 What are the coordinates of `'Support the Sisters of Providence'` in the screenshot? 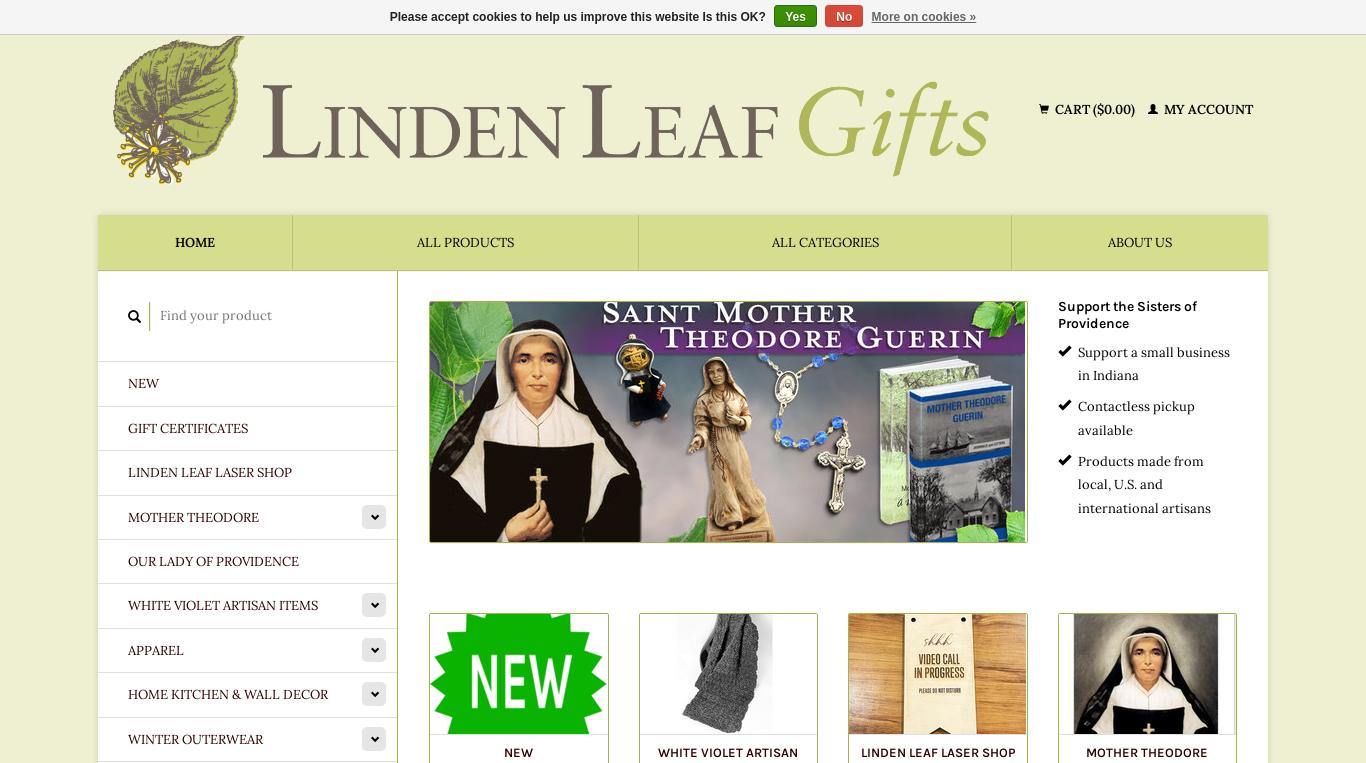 It's located at (1056, 313).